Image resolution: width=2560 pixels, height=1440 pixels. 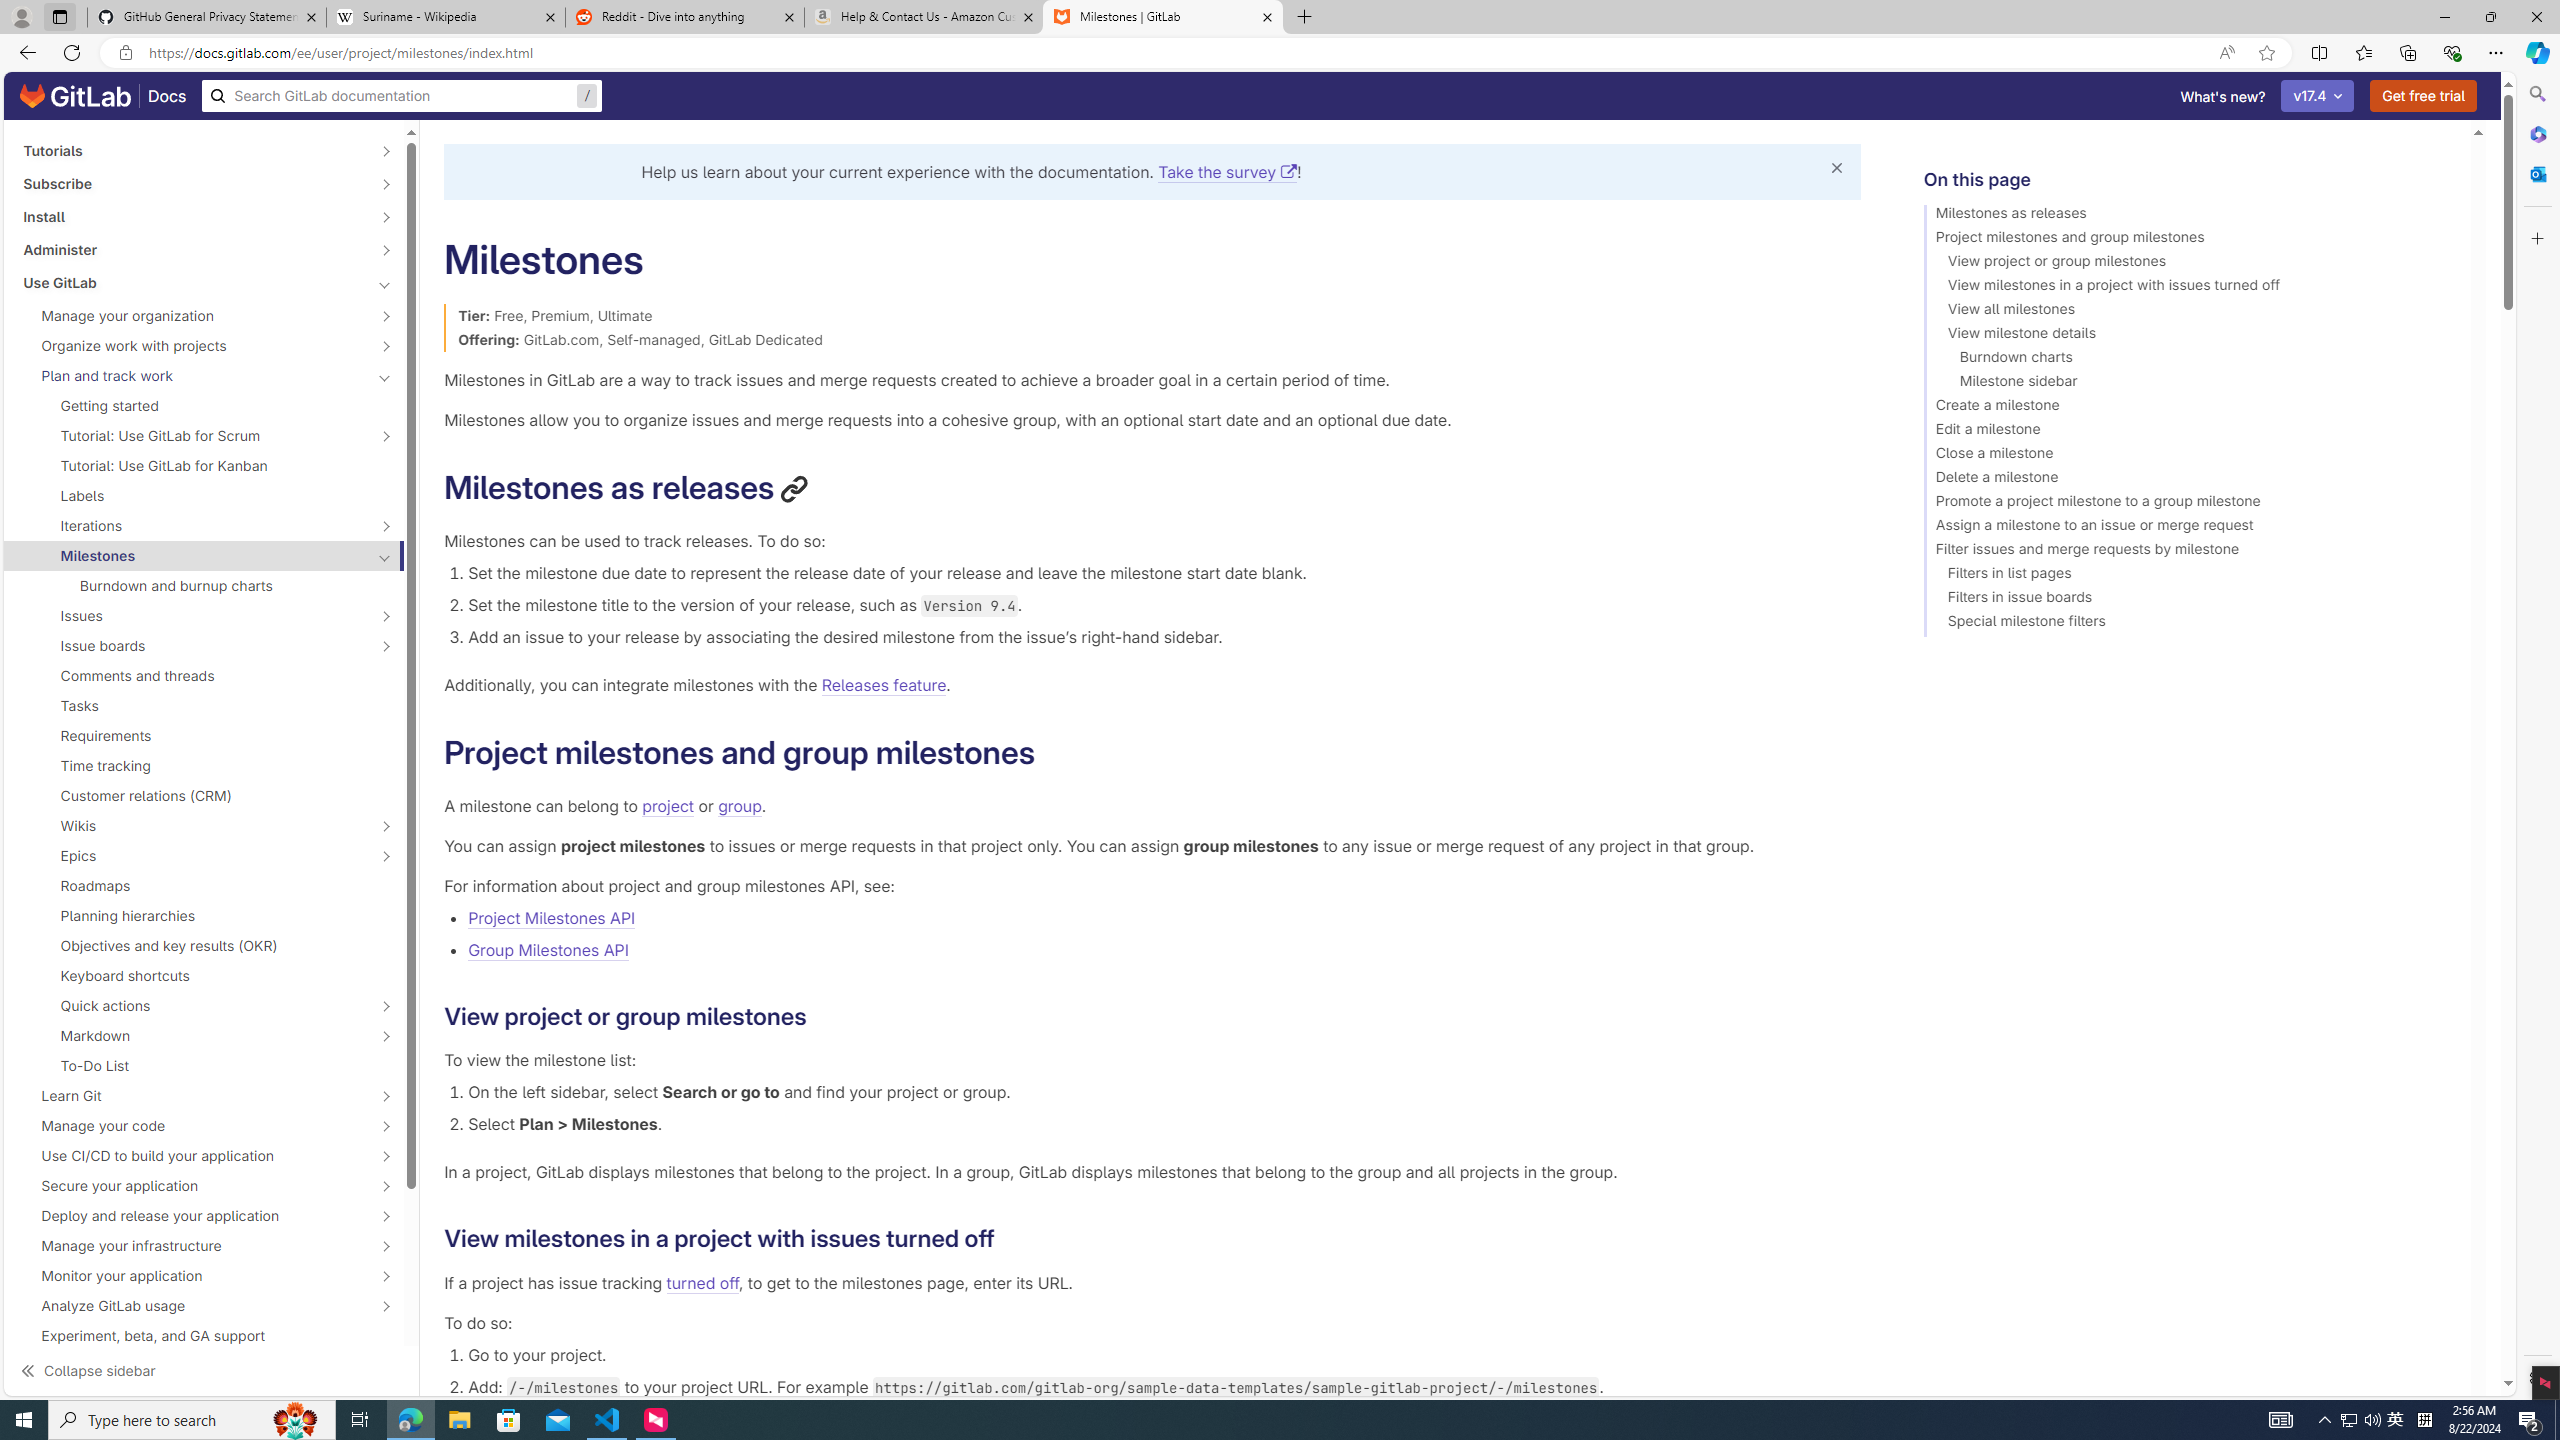 I want to click on 'GitLab documentation home', so click(x=74, y=95).